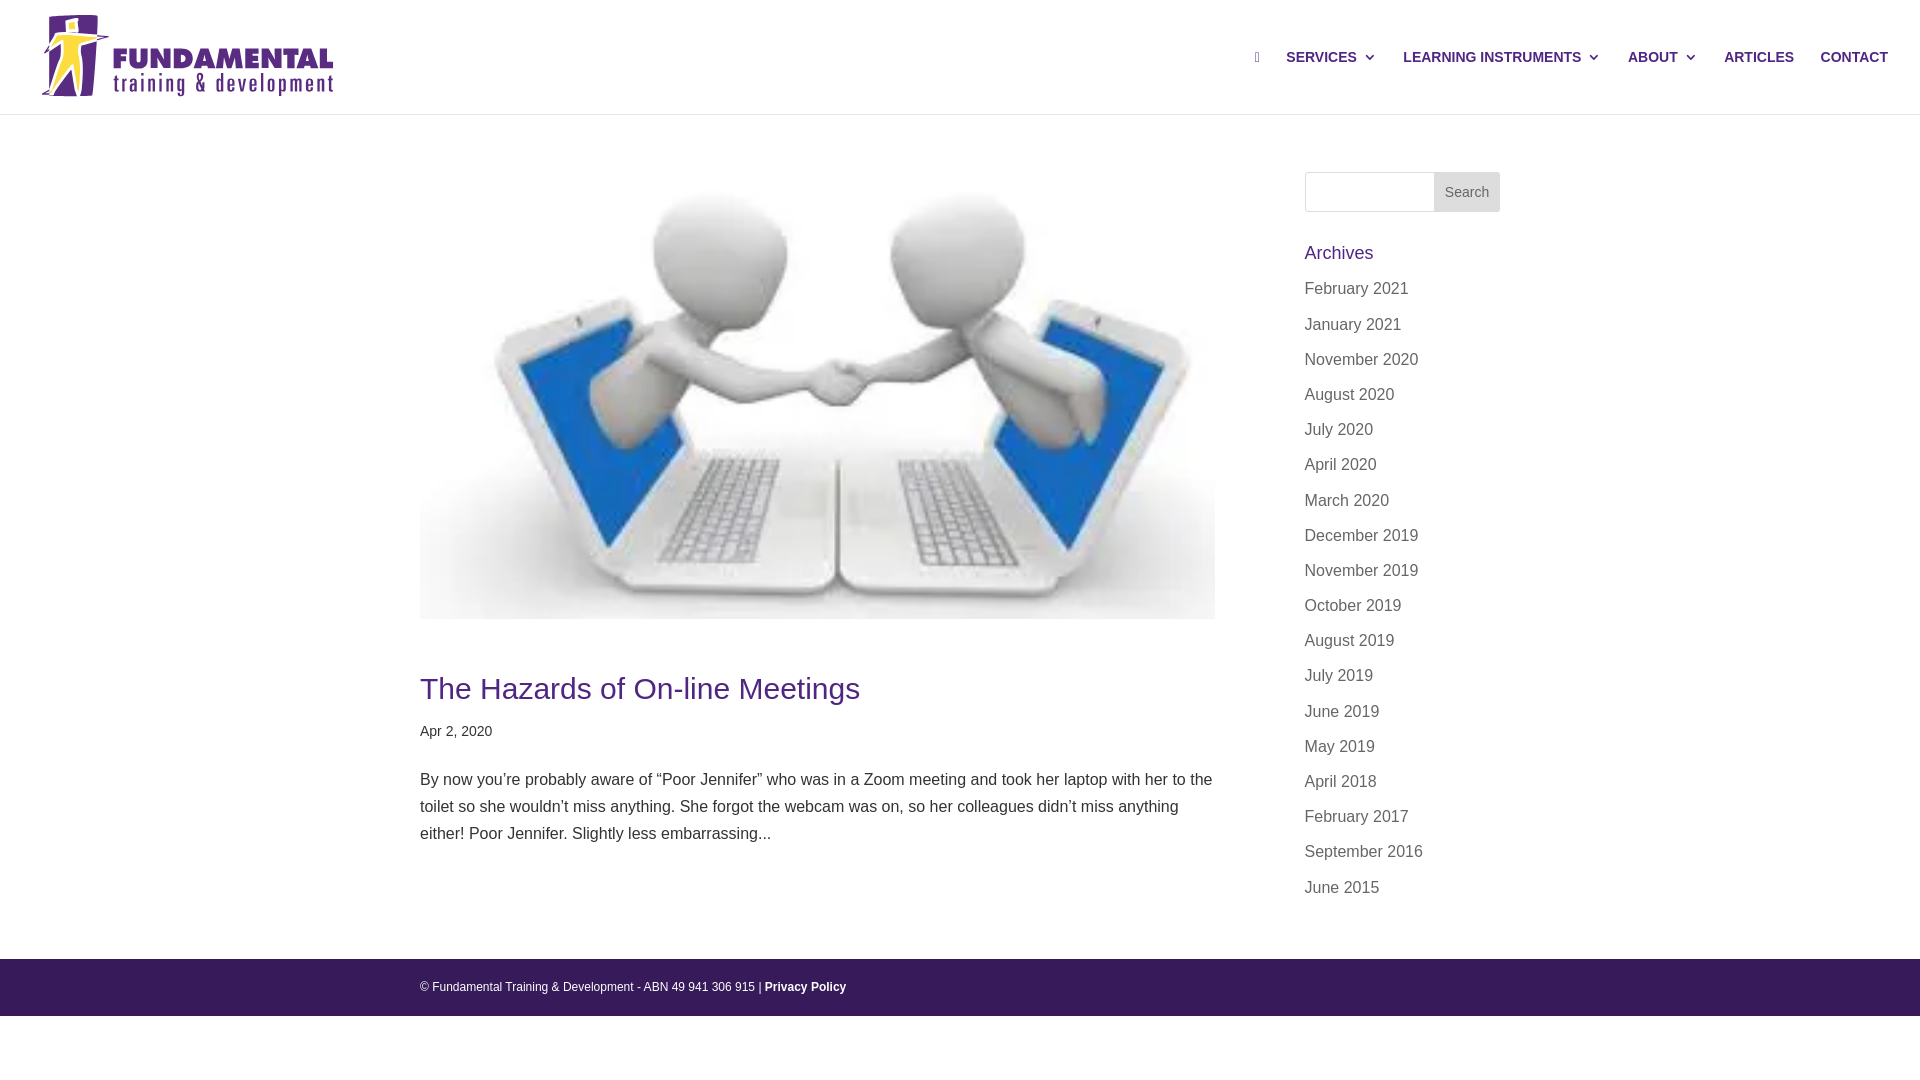 This screenshot has width=1920, height=1080. I want to click on 'July 2020', so click(1339, 428).